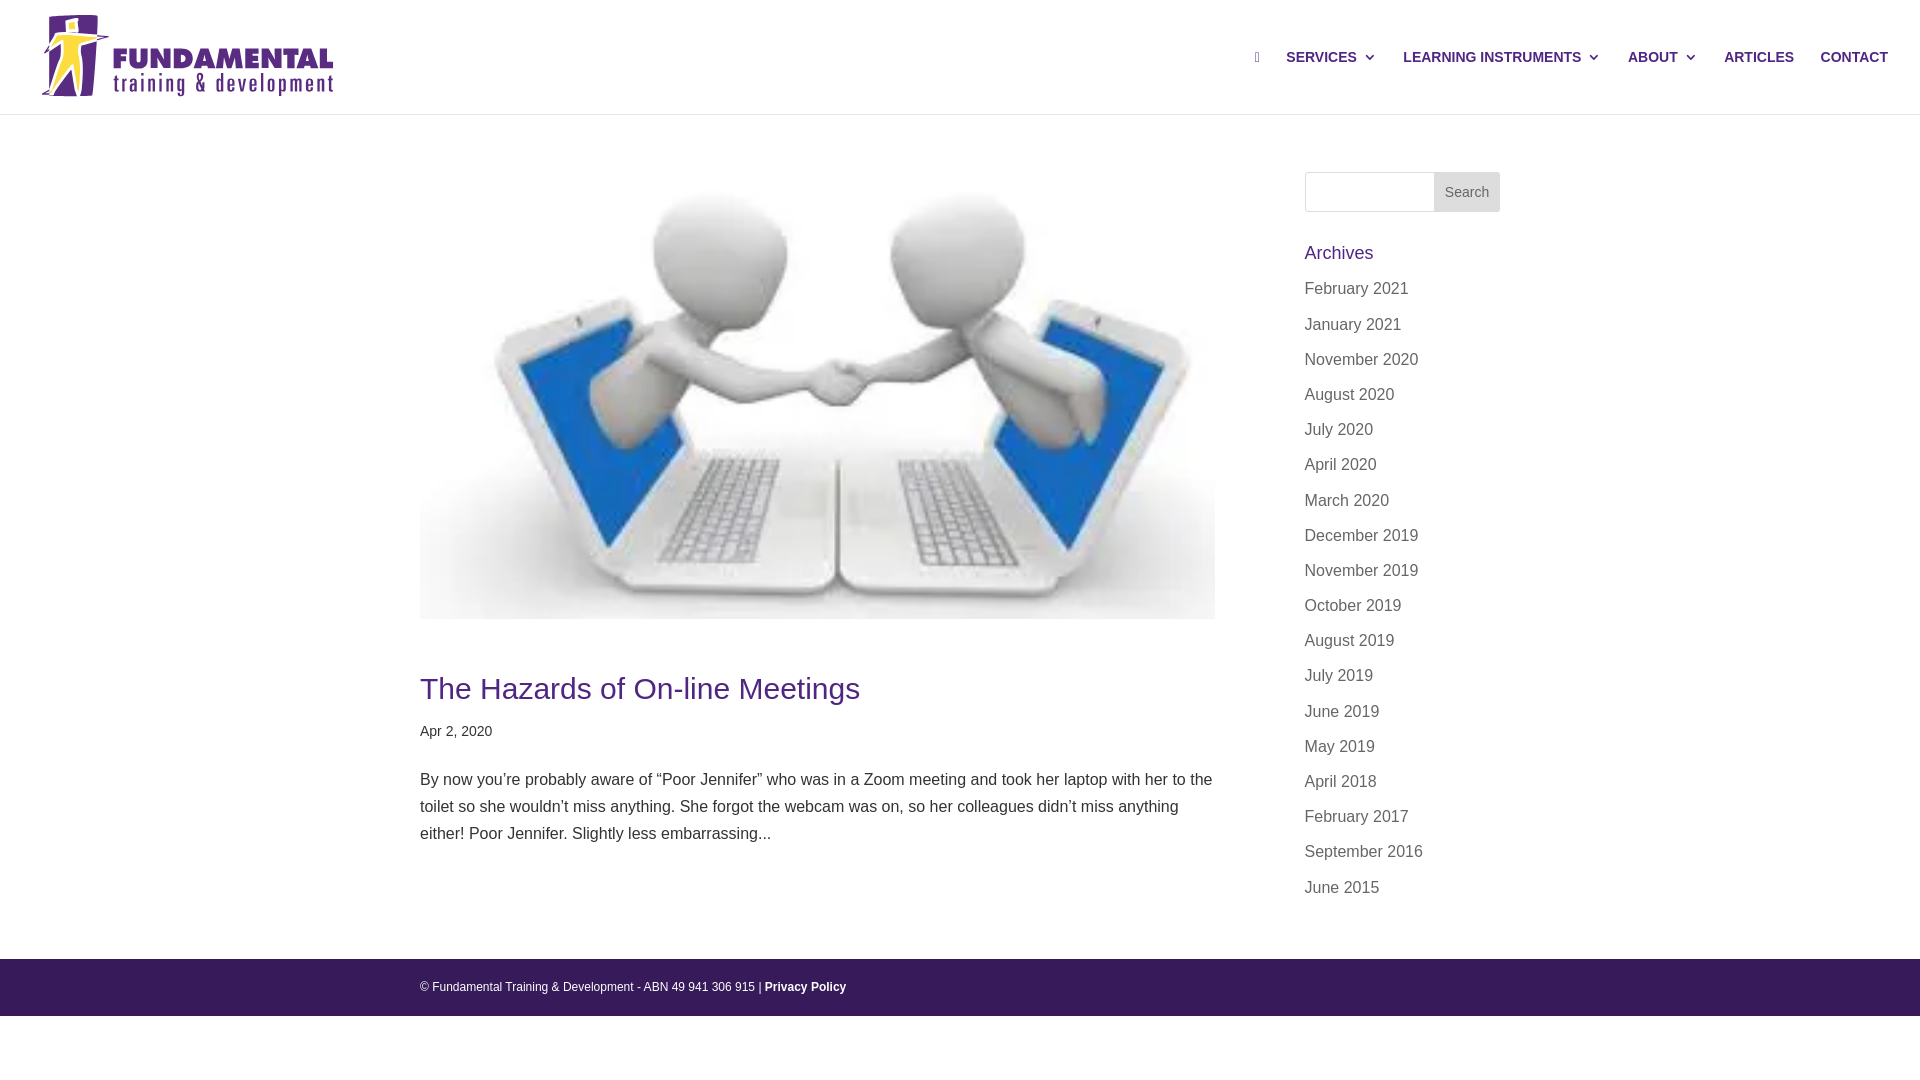 This screenshot has width=1920, height=1080. I want to click on 'July 2020', so click(1339, 428).